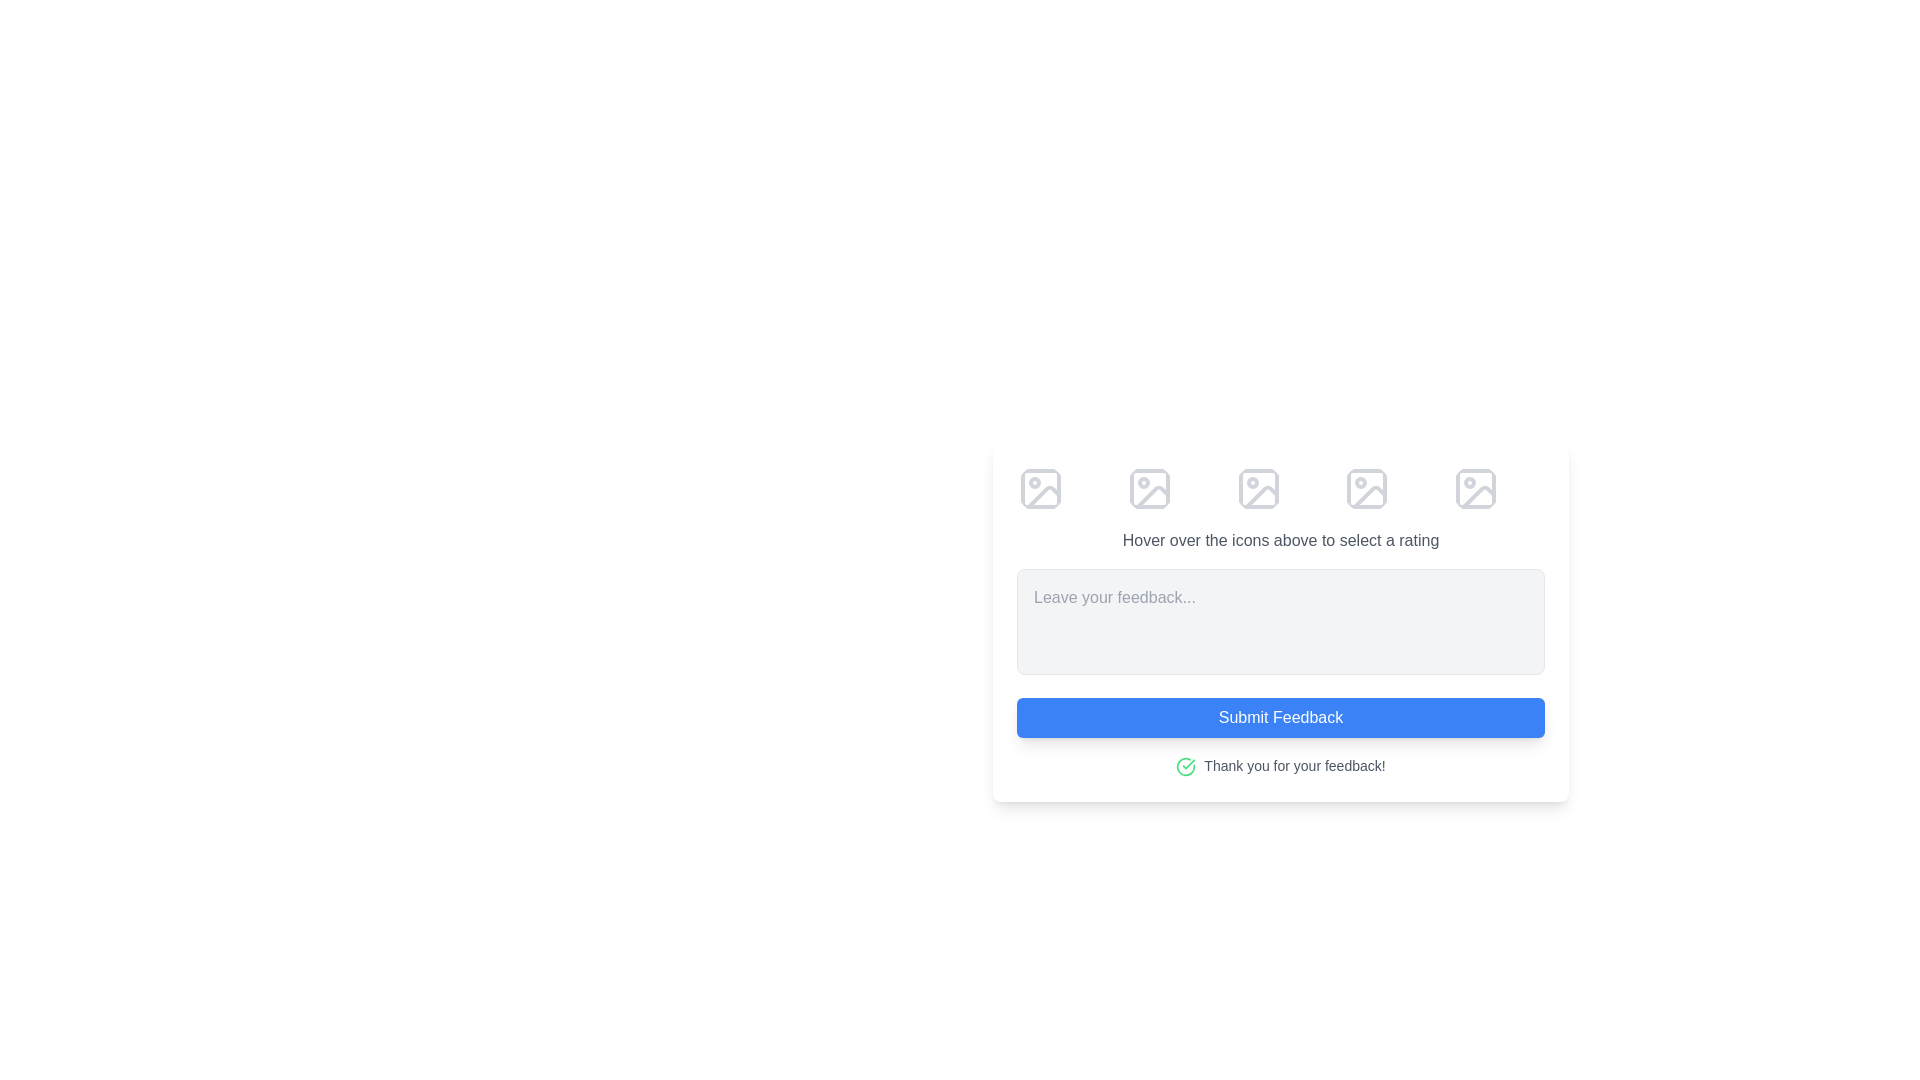  What do you see at coordinates (1281, 681) in the screenshot?
I see `the submit feedback button located below the feedback input box` at bounding box center [1281, 681].